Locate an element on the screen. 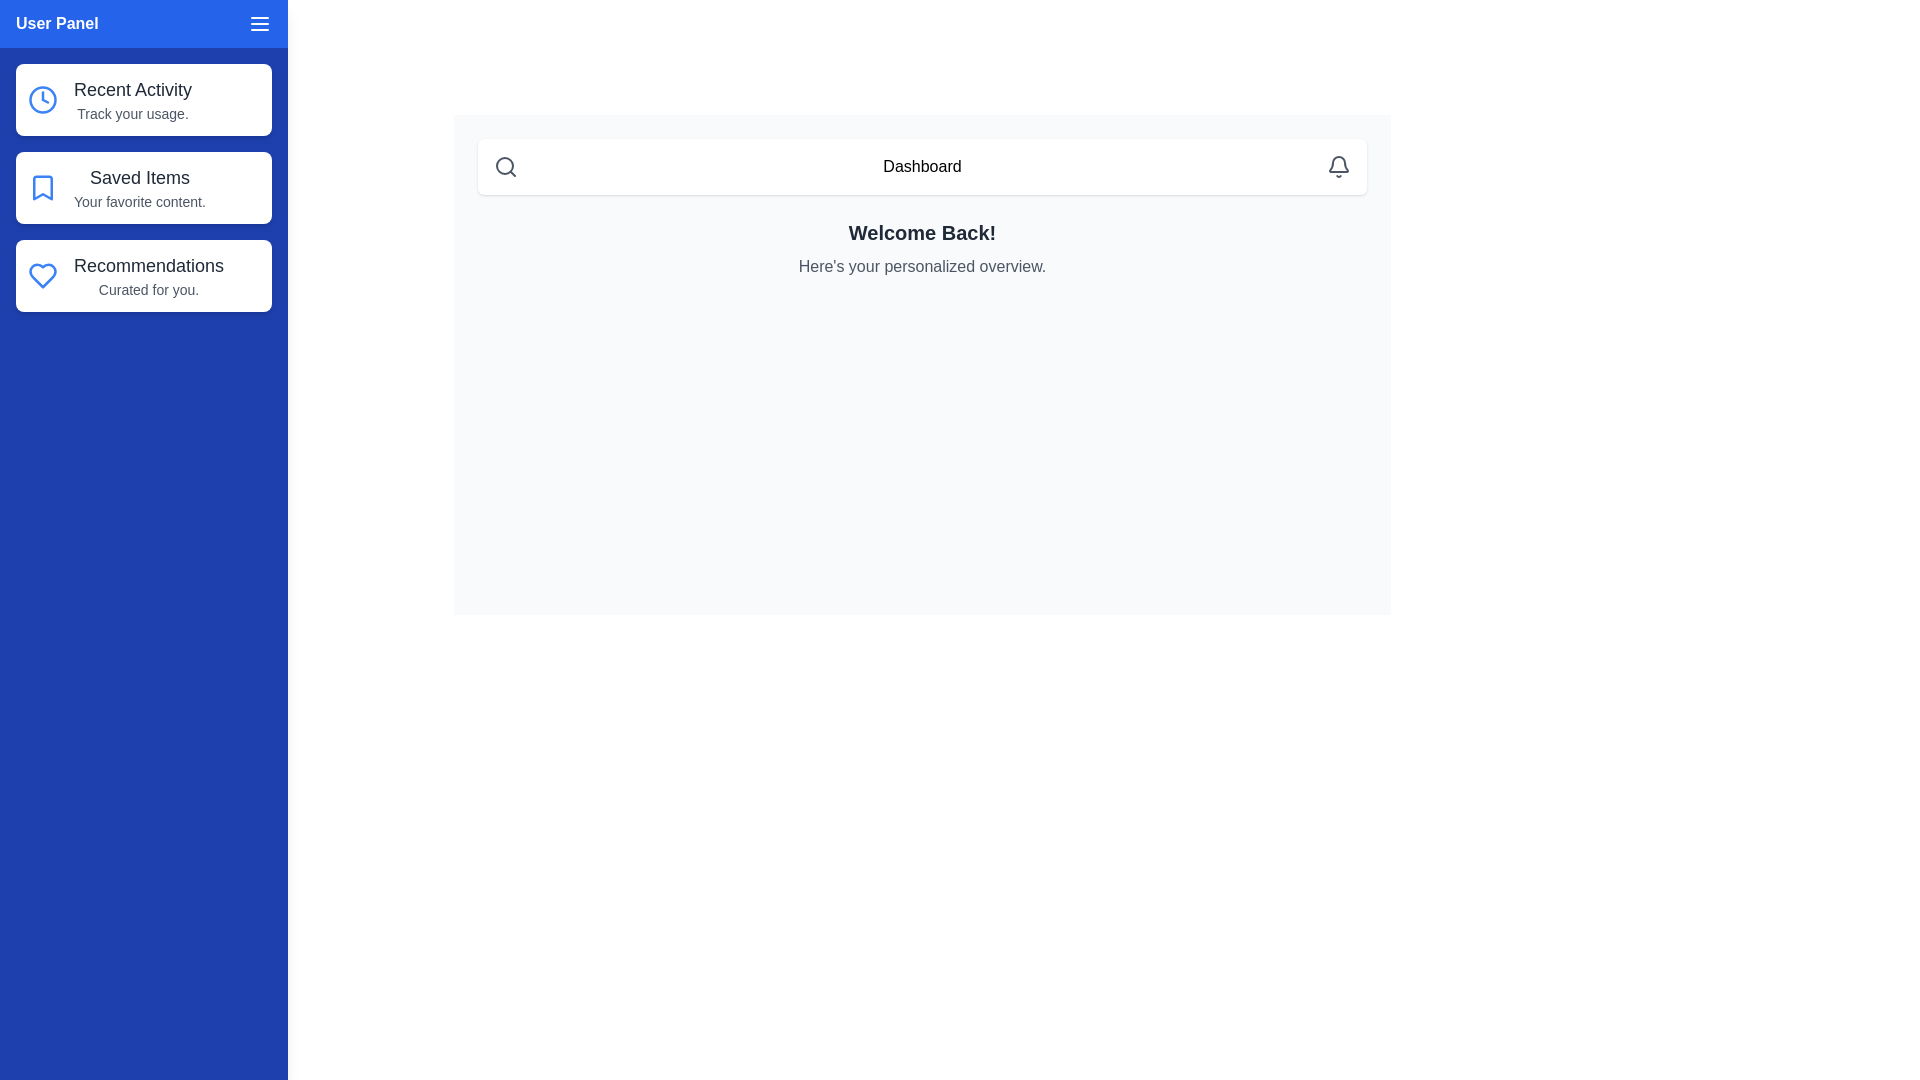  the menu icon button to toggle the drawer visibility is located at coordinates (258, 23).